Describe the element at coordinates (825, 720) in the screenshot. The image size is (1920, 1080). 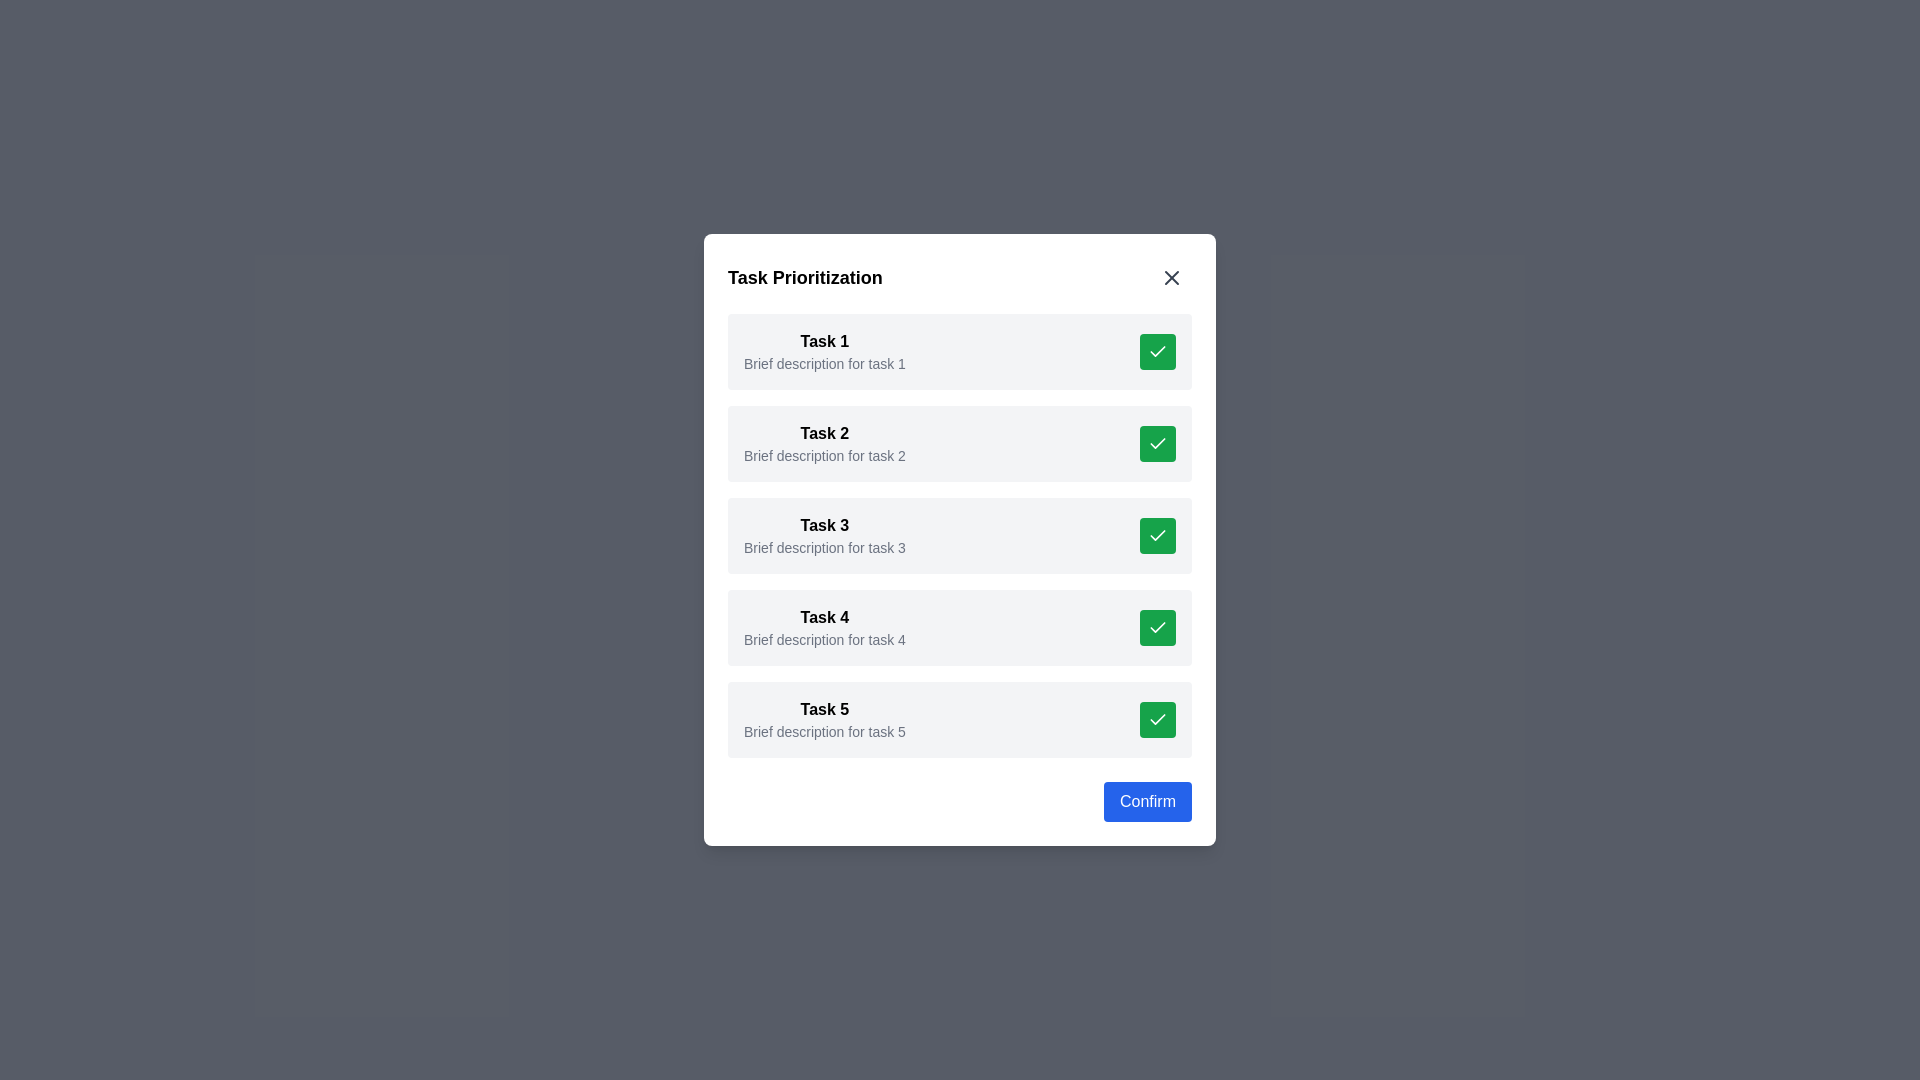
I see `the Text element titled 'Task 5' with a subtitle 'Brief description for task 5', which is centrally aligned within a light gray background` at that location.